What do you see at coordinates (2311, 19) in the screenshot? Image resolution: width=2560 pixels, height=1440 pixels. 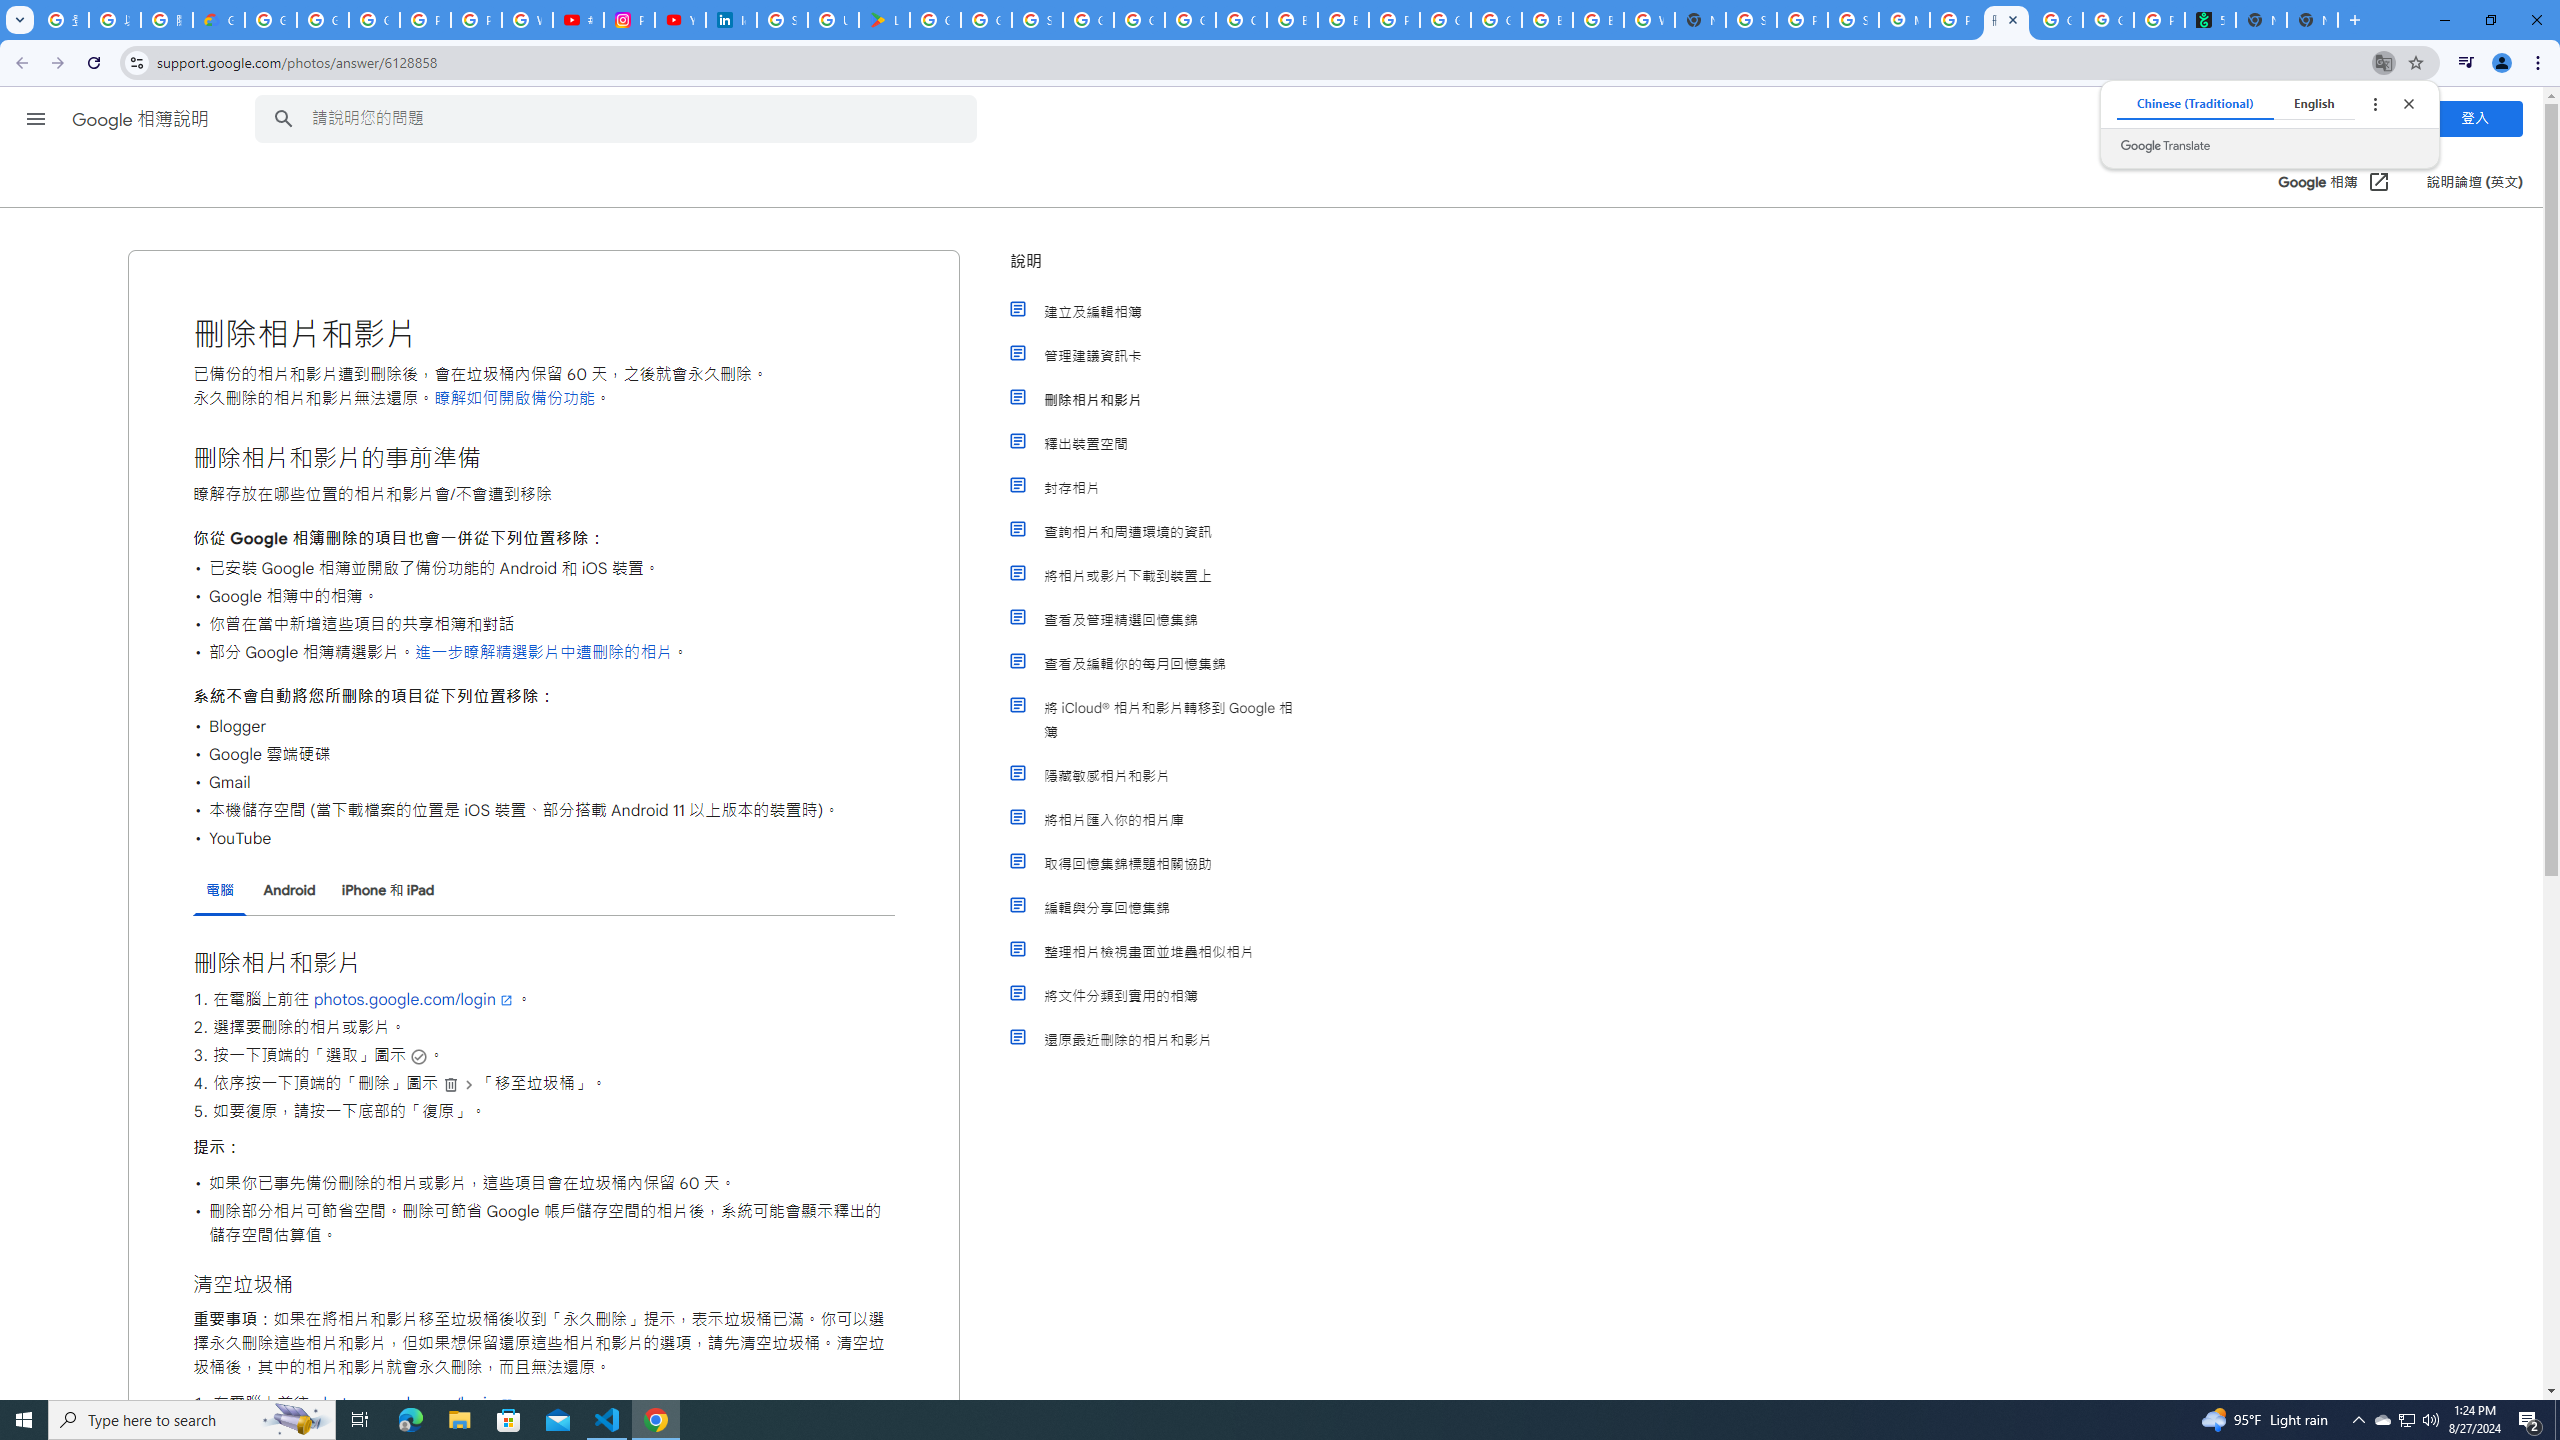 I see `'New Tab'` at bounding box center [2311, 19].